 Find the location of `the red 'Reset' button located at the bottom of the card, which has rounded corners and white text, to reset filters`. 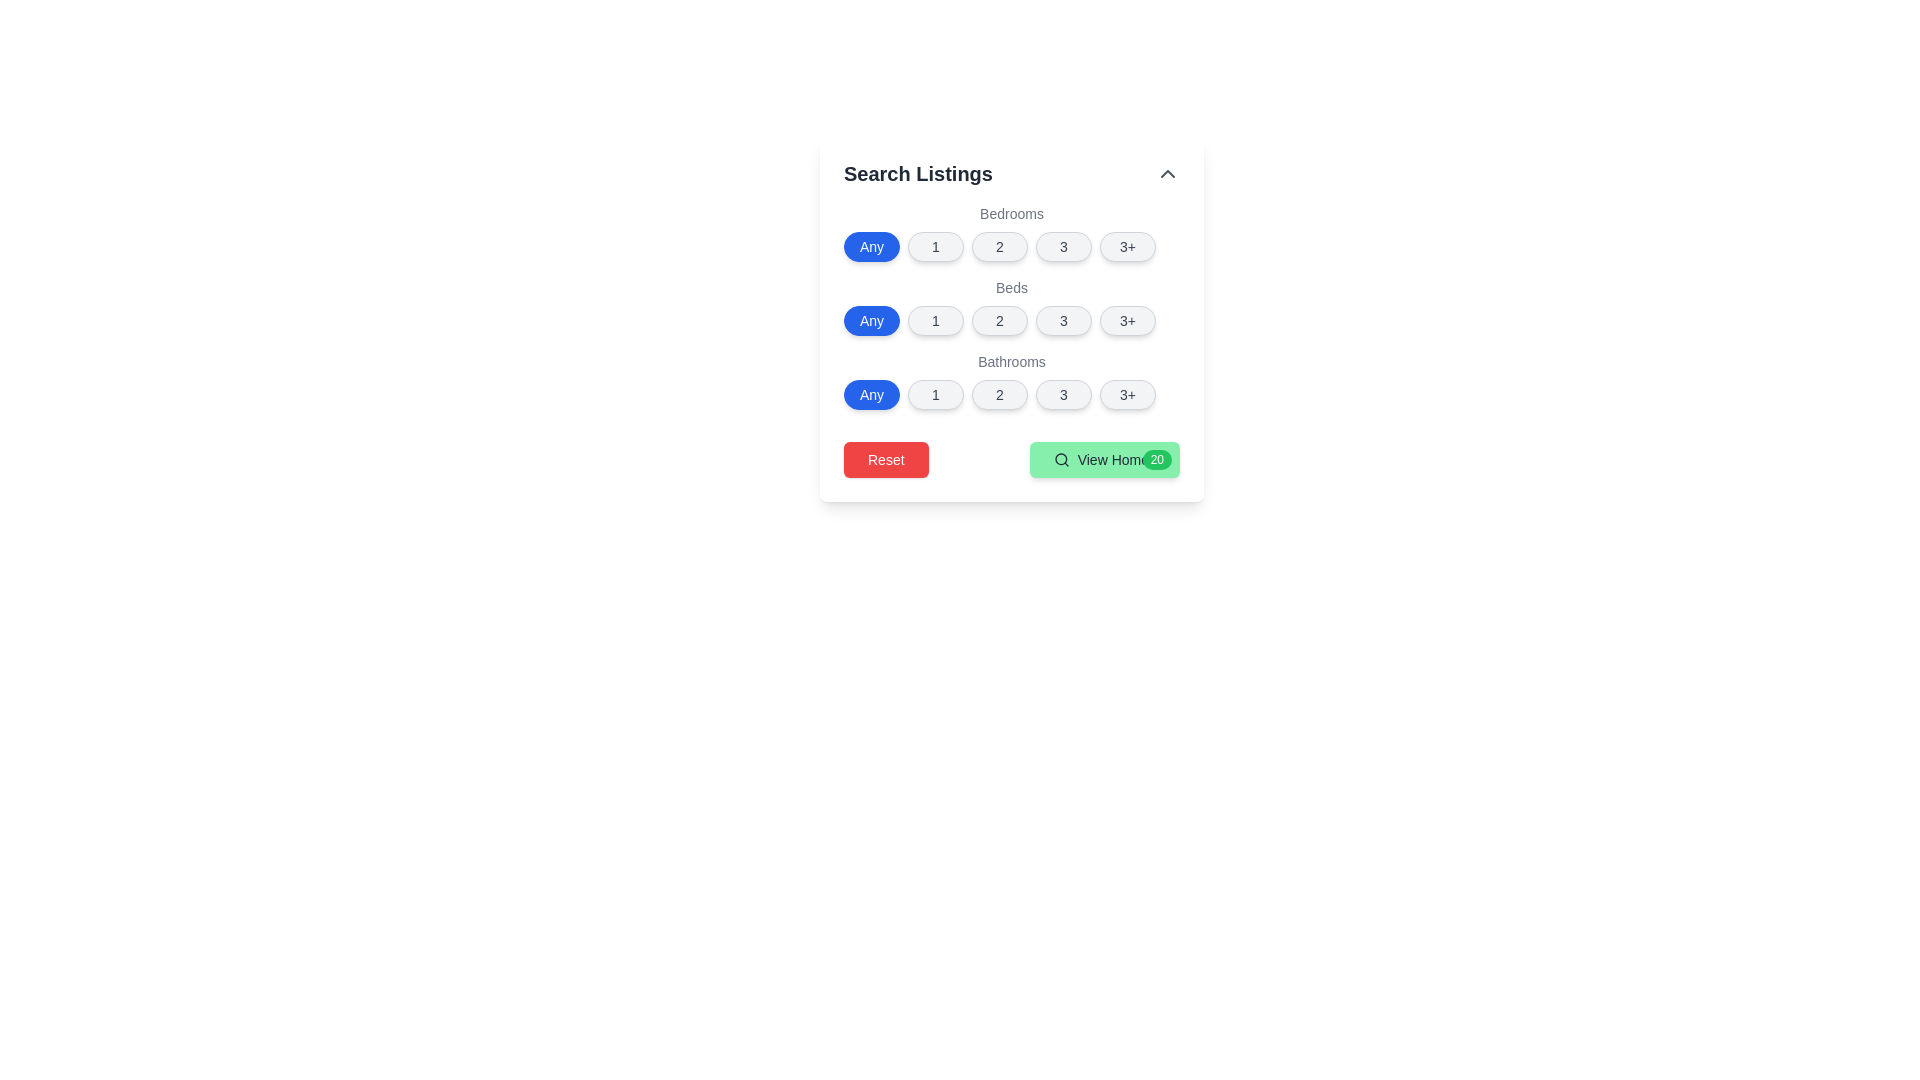

the red 'Reset' button located at the bottom of the card, which has rounded corners and white text, to reset filters is located at coordinates (885, 459).